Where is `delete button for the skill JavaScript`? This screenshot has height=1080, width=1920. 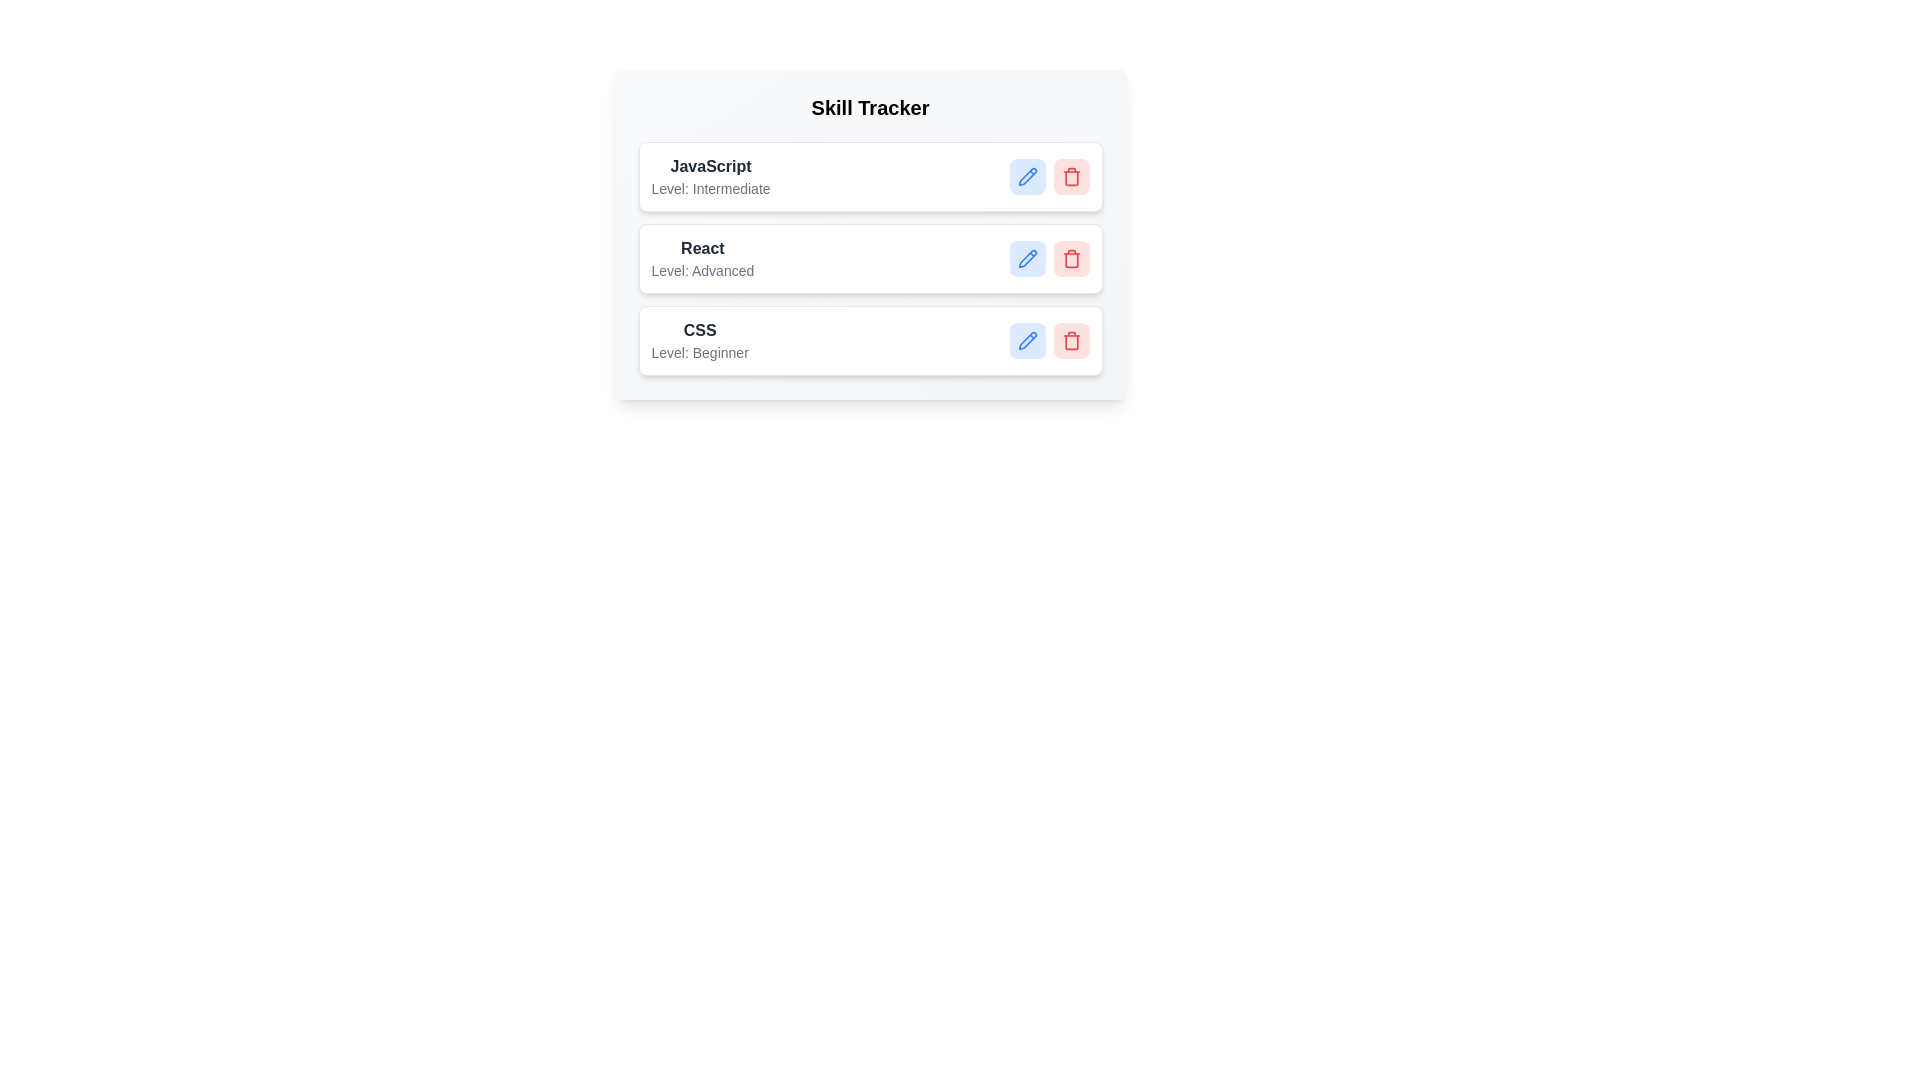
delete button for the skill JavaScript is located at coordinates (1070, 176).